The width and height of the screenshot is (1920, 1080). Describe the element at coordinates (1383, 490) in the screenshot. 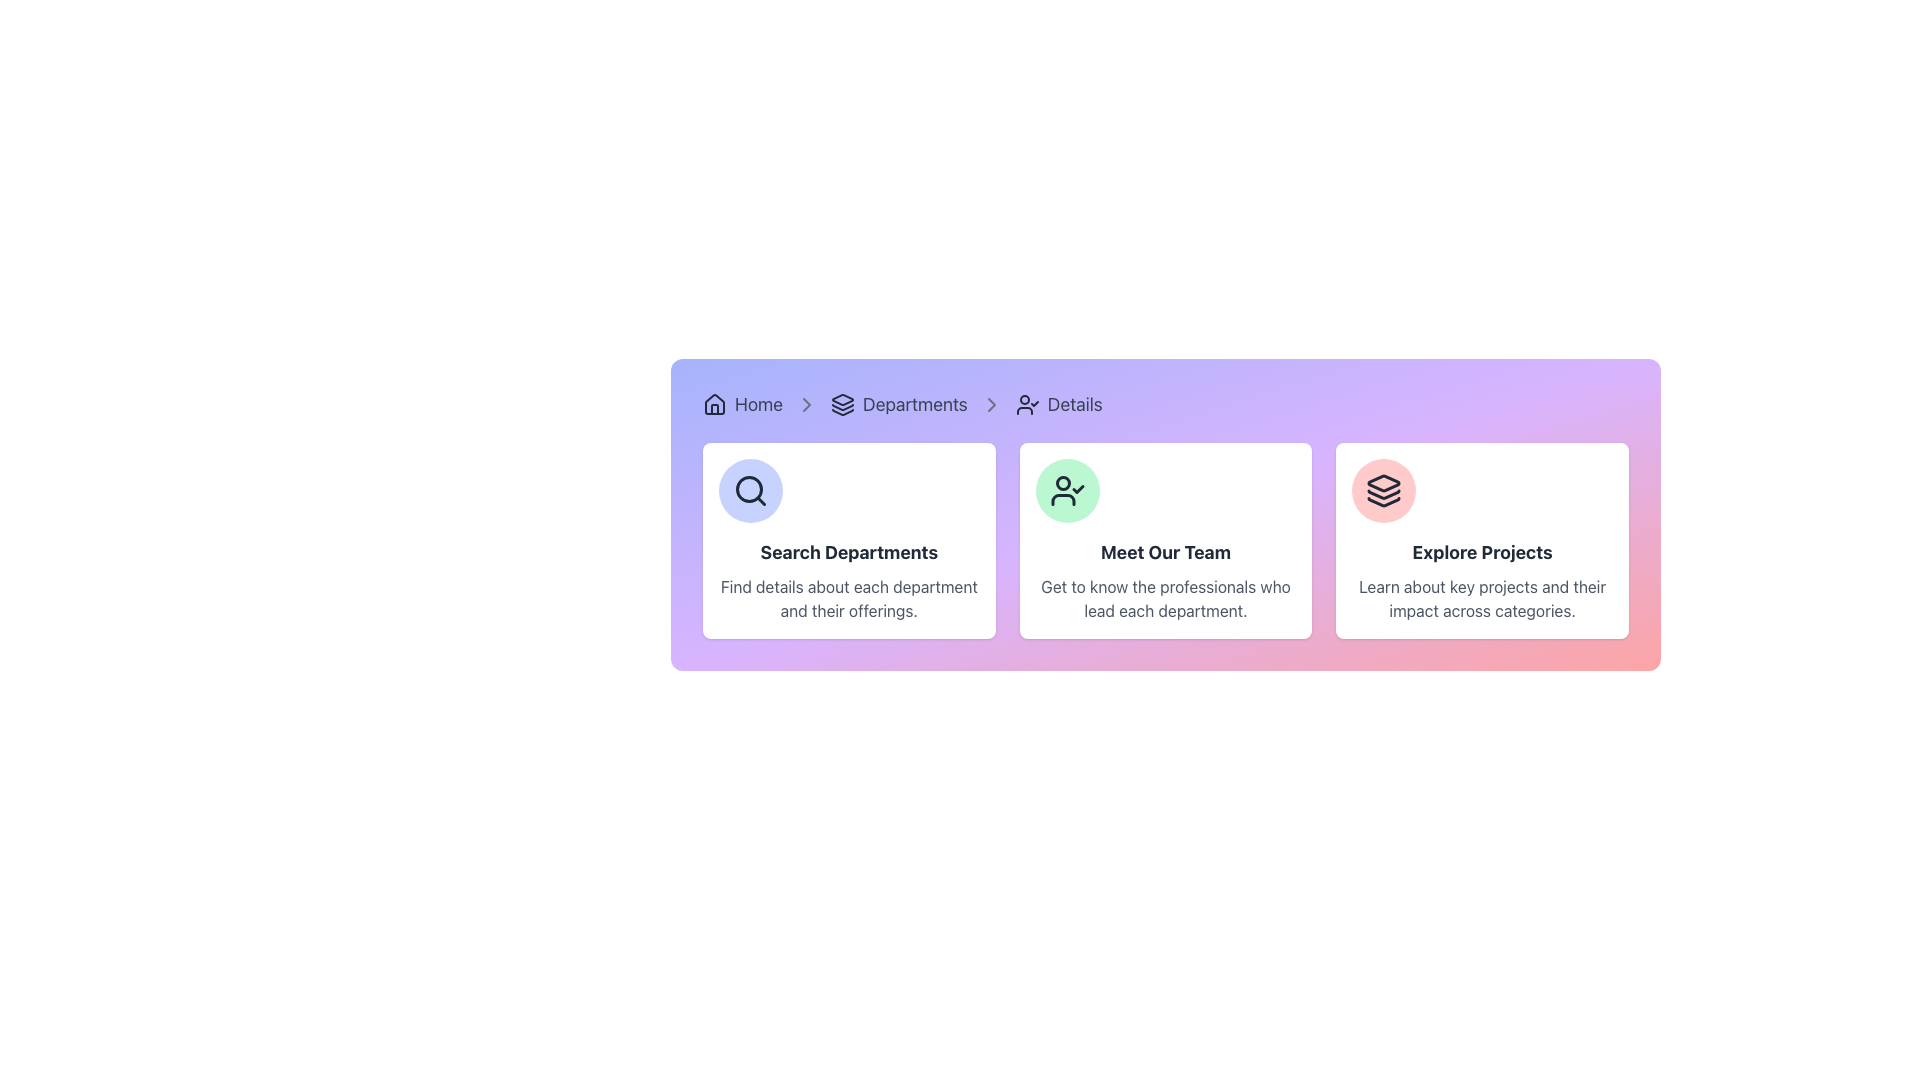

I see `the SVG graphic icon representing the 'Explore Projects' card located at the bottom right corner of the interface` at that location.